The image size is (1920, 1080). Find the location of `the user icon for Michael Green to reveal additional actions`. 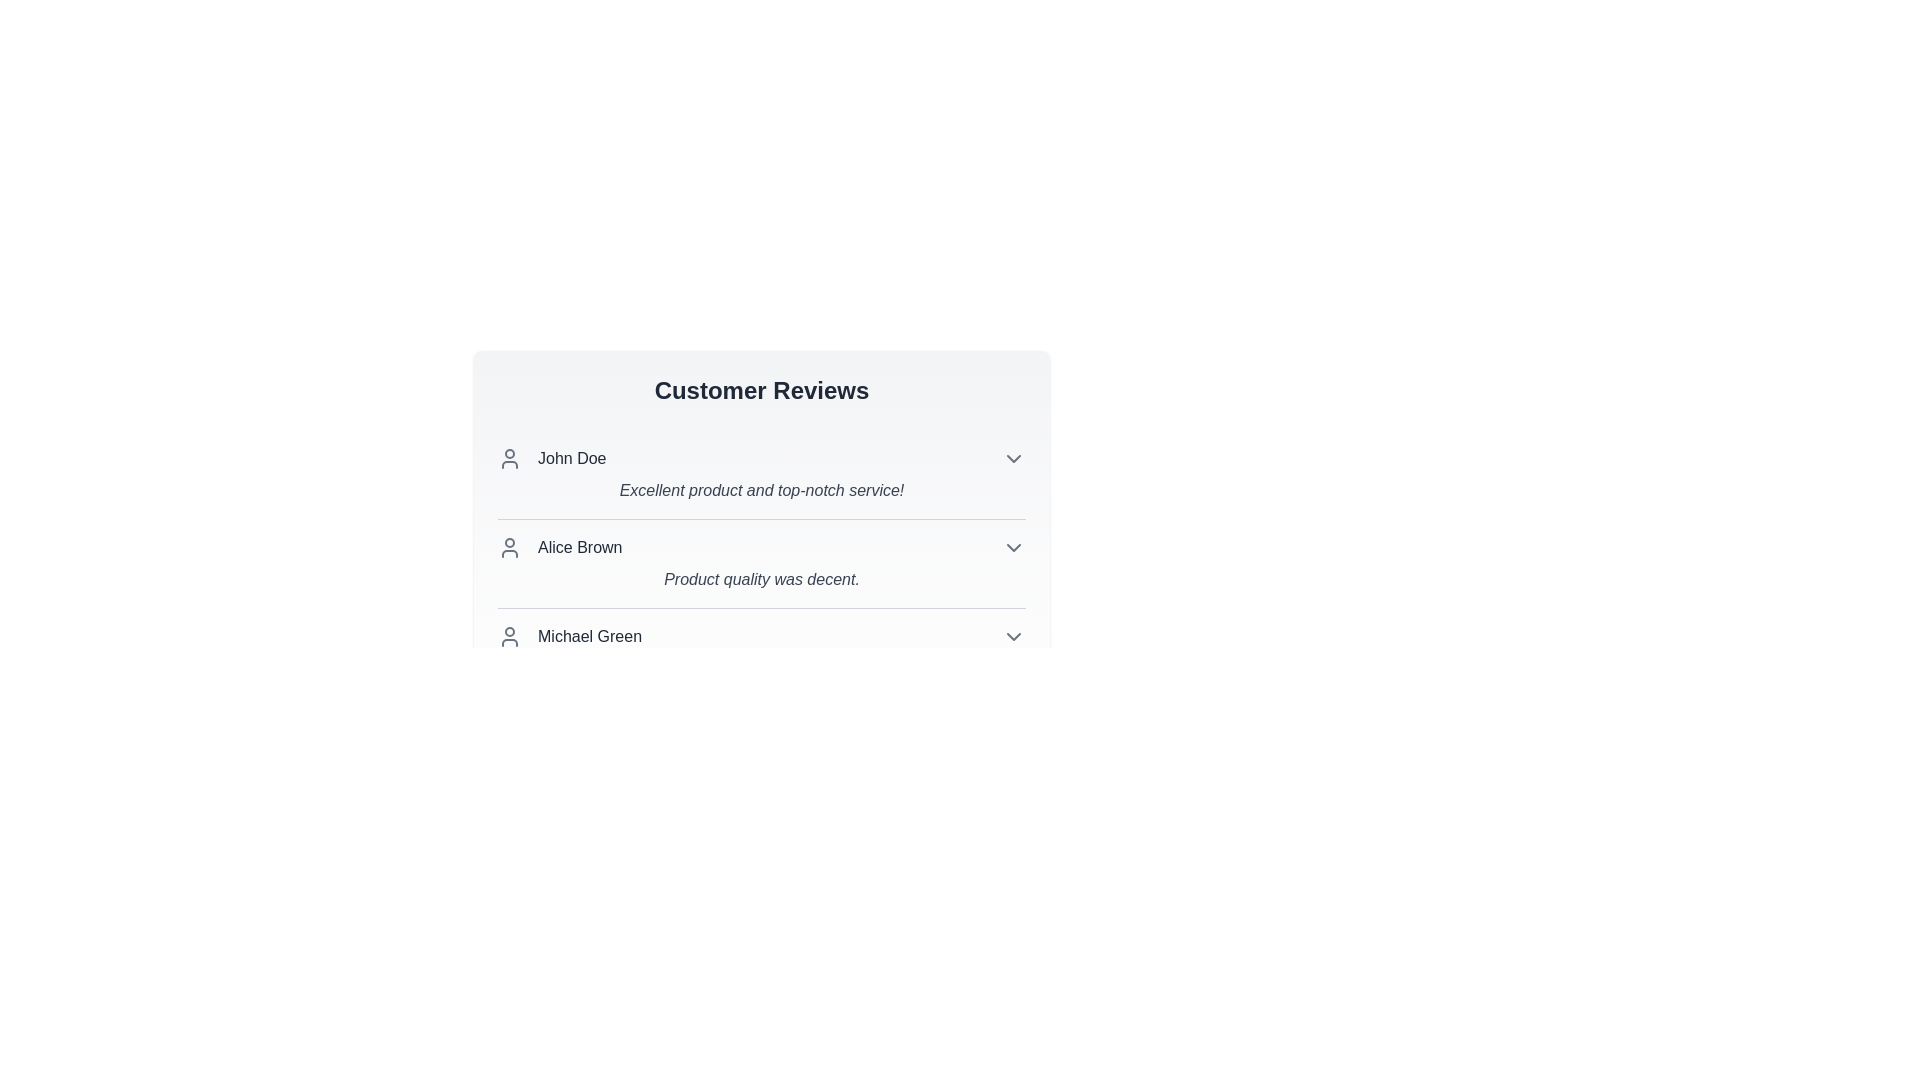

the user icon for Michael Green to reveal additional actions is located at coordinates (509, 636).